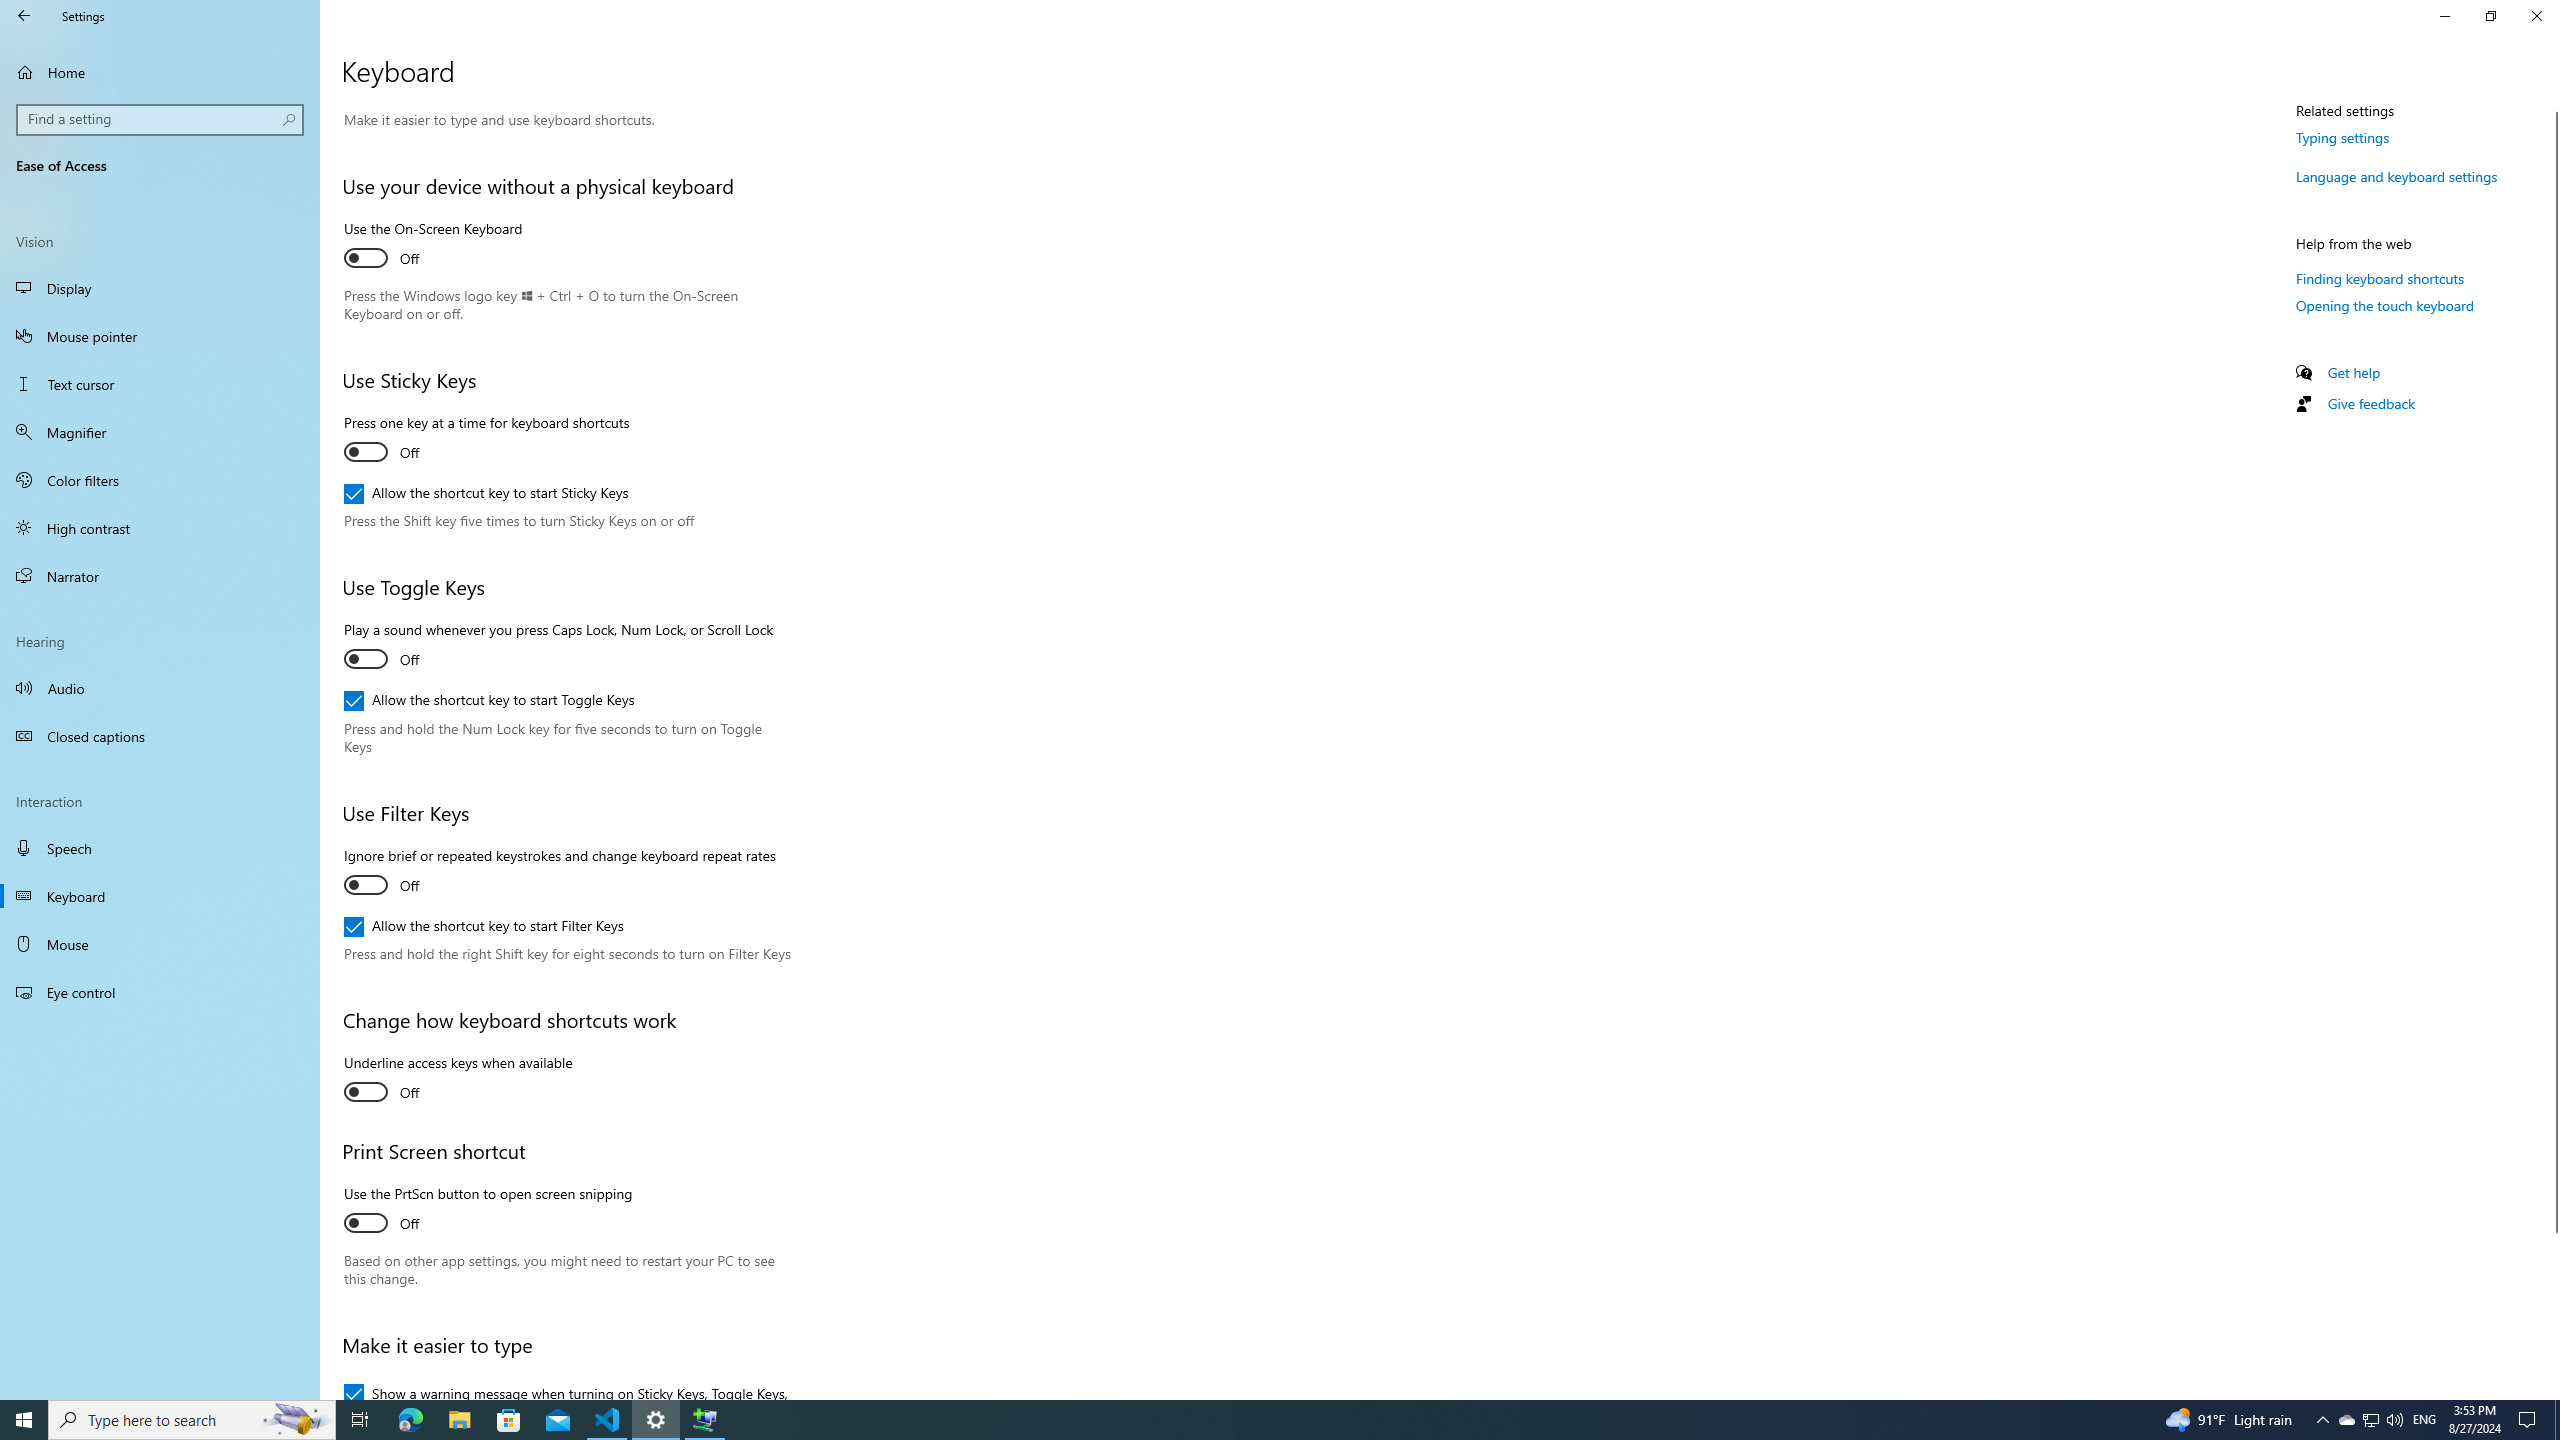  I want to click on 'Close Settings', so click(2535, 15).